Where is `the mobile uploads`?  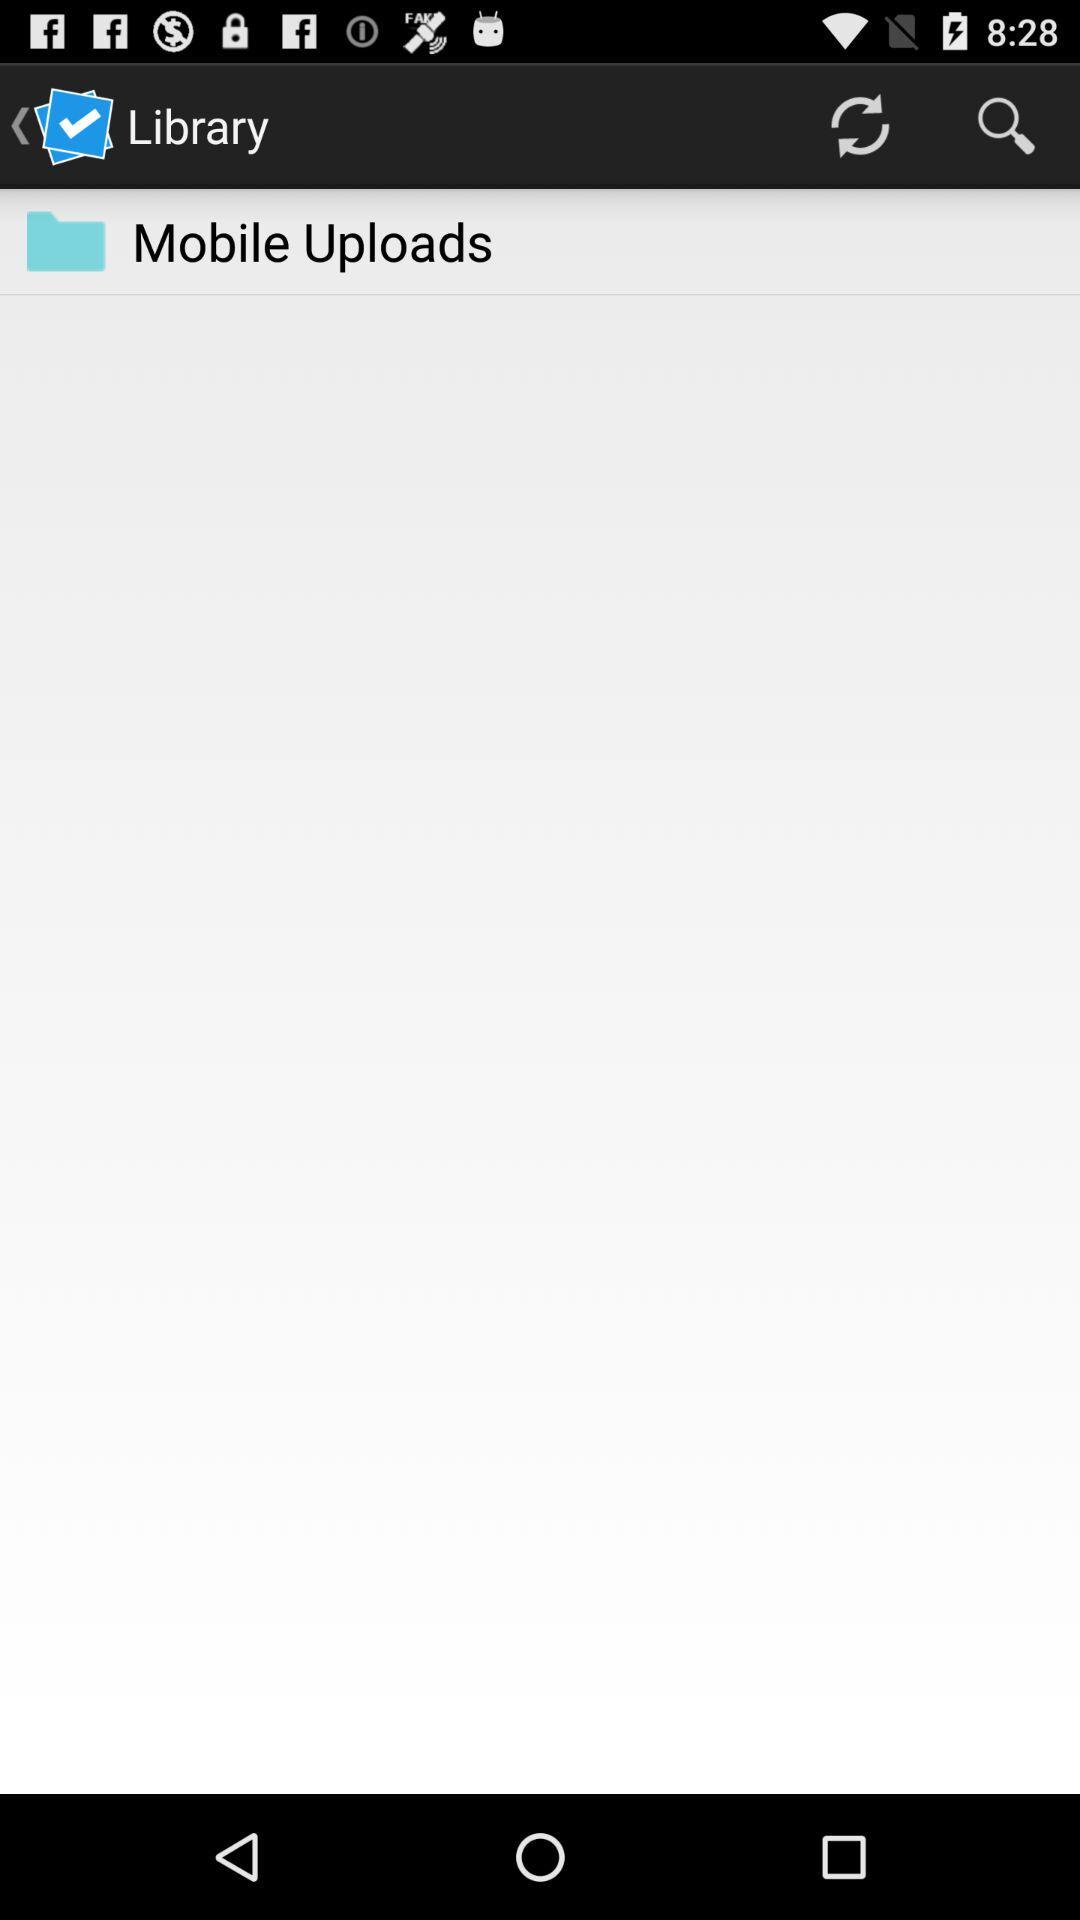
the mobile uploads is located at coordinates (312, 240).